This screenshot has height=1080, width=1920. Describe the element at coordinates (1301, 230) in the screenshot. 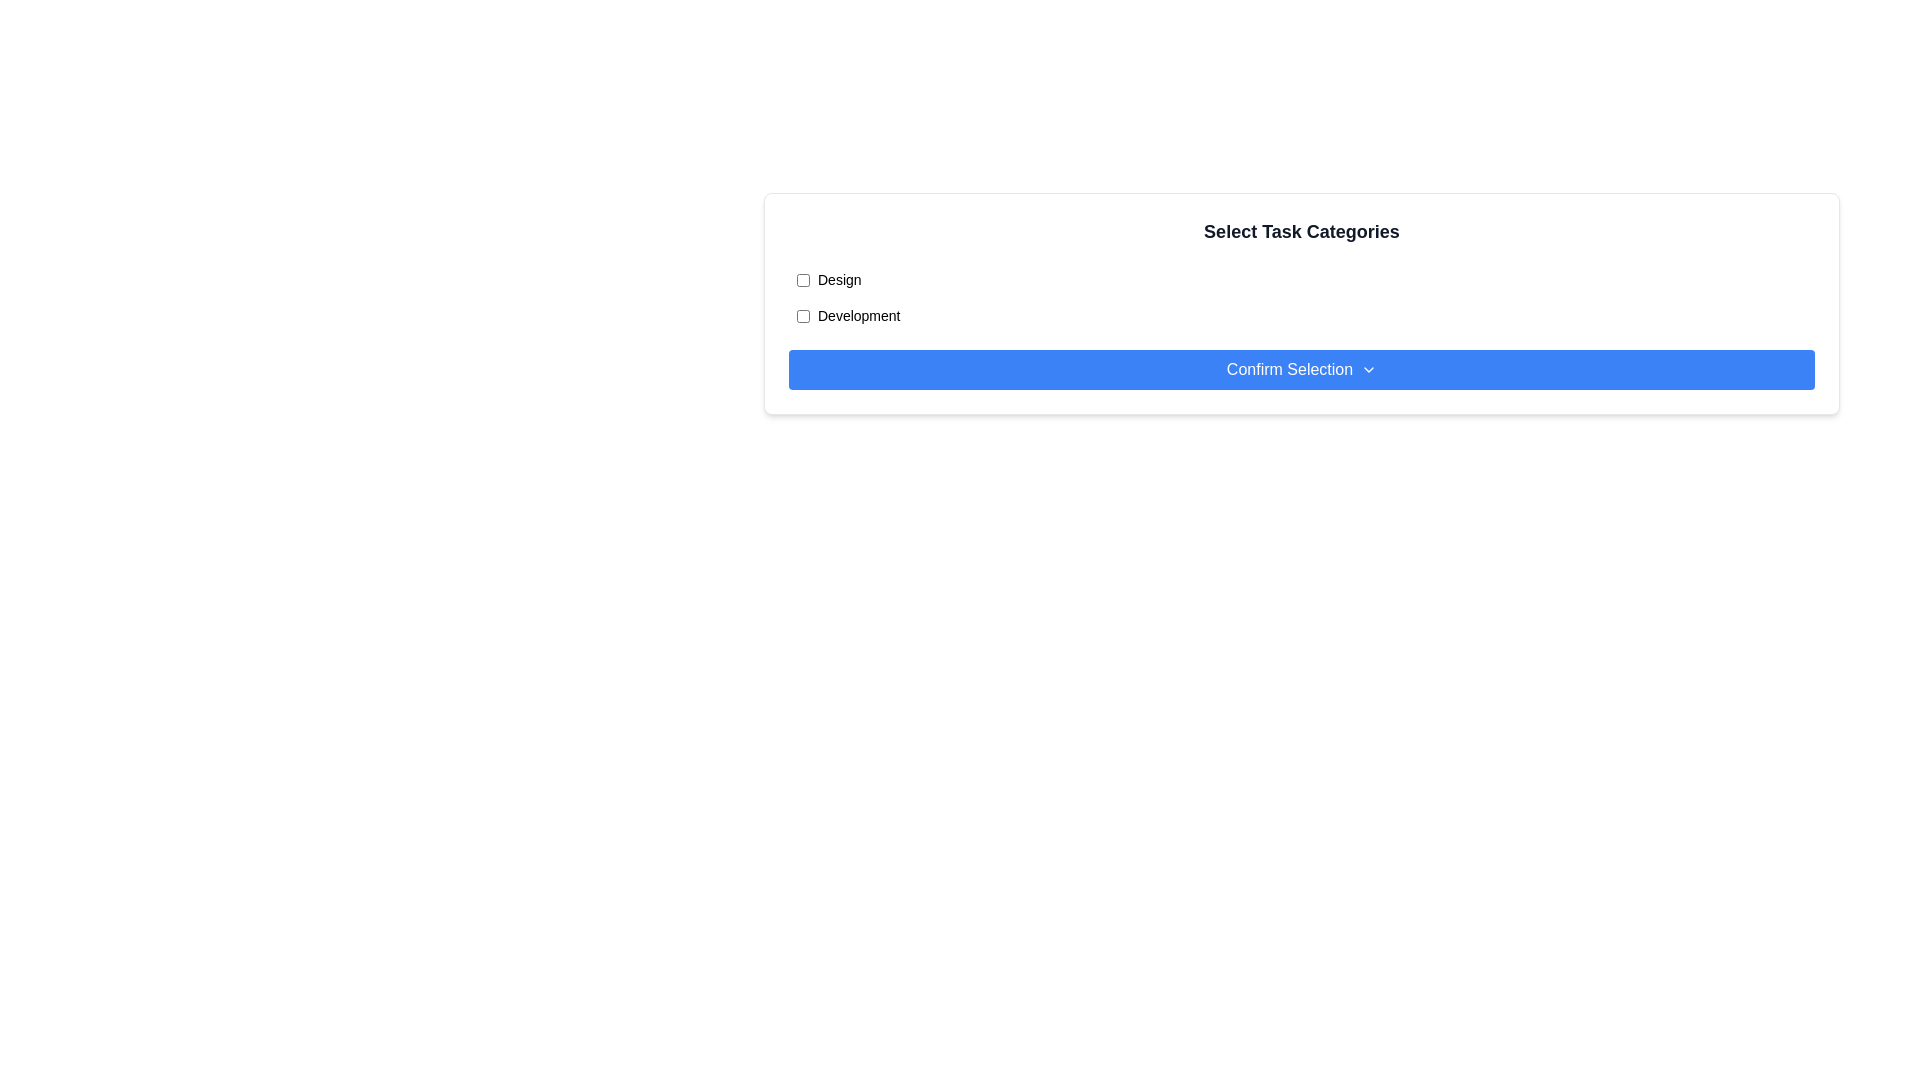

I see `the Text Label (Header) that displays 'Select Task Categories', which is a bold heading styled in a large font and dark gray color, located at the center of the panel` at that location.